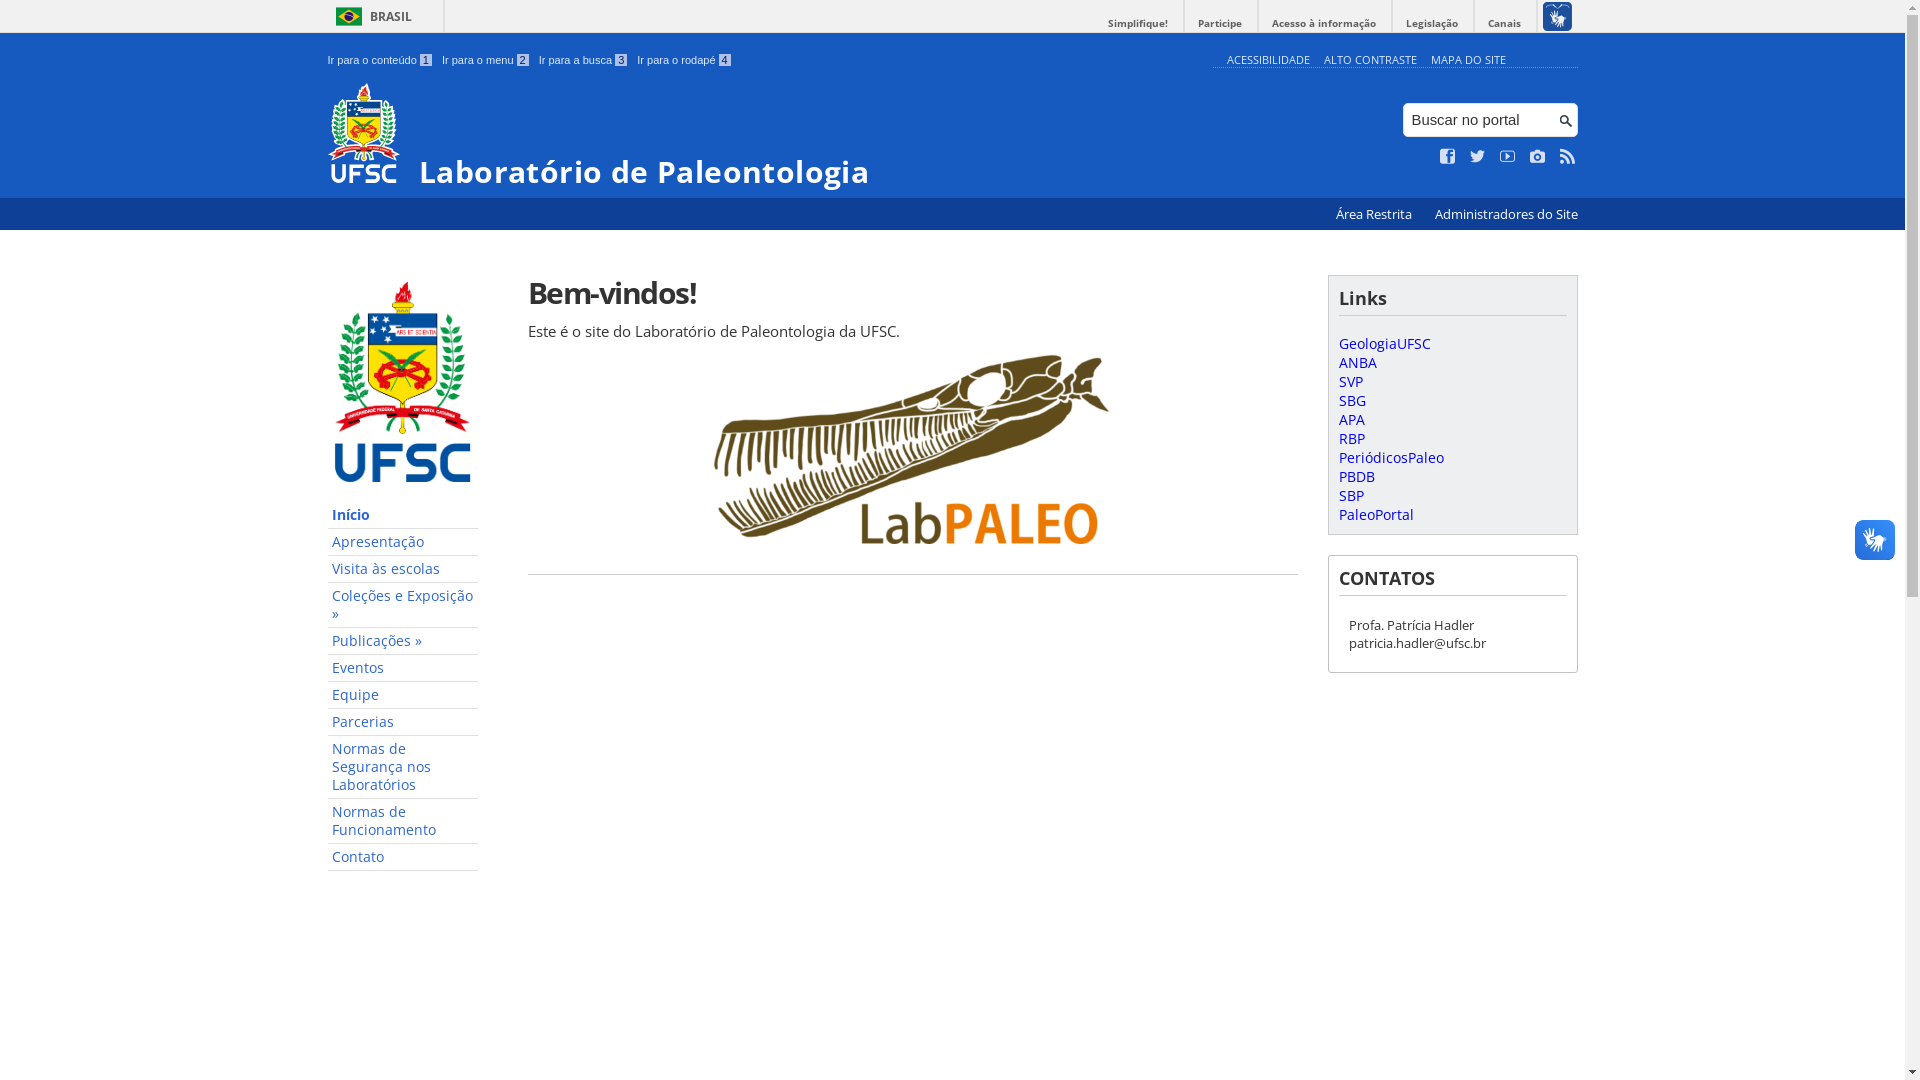 The width and height of the screenshot is (1920, 1080). What do you see at coordinates (1351, 400) in the screenshot?
I see `'SBG'` at bounding box center [1351, 400].